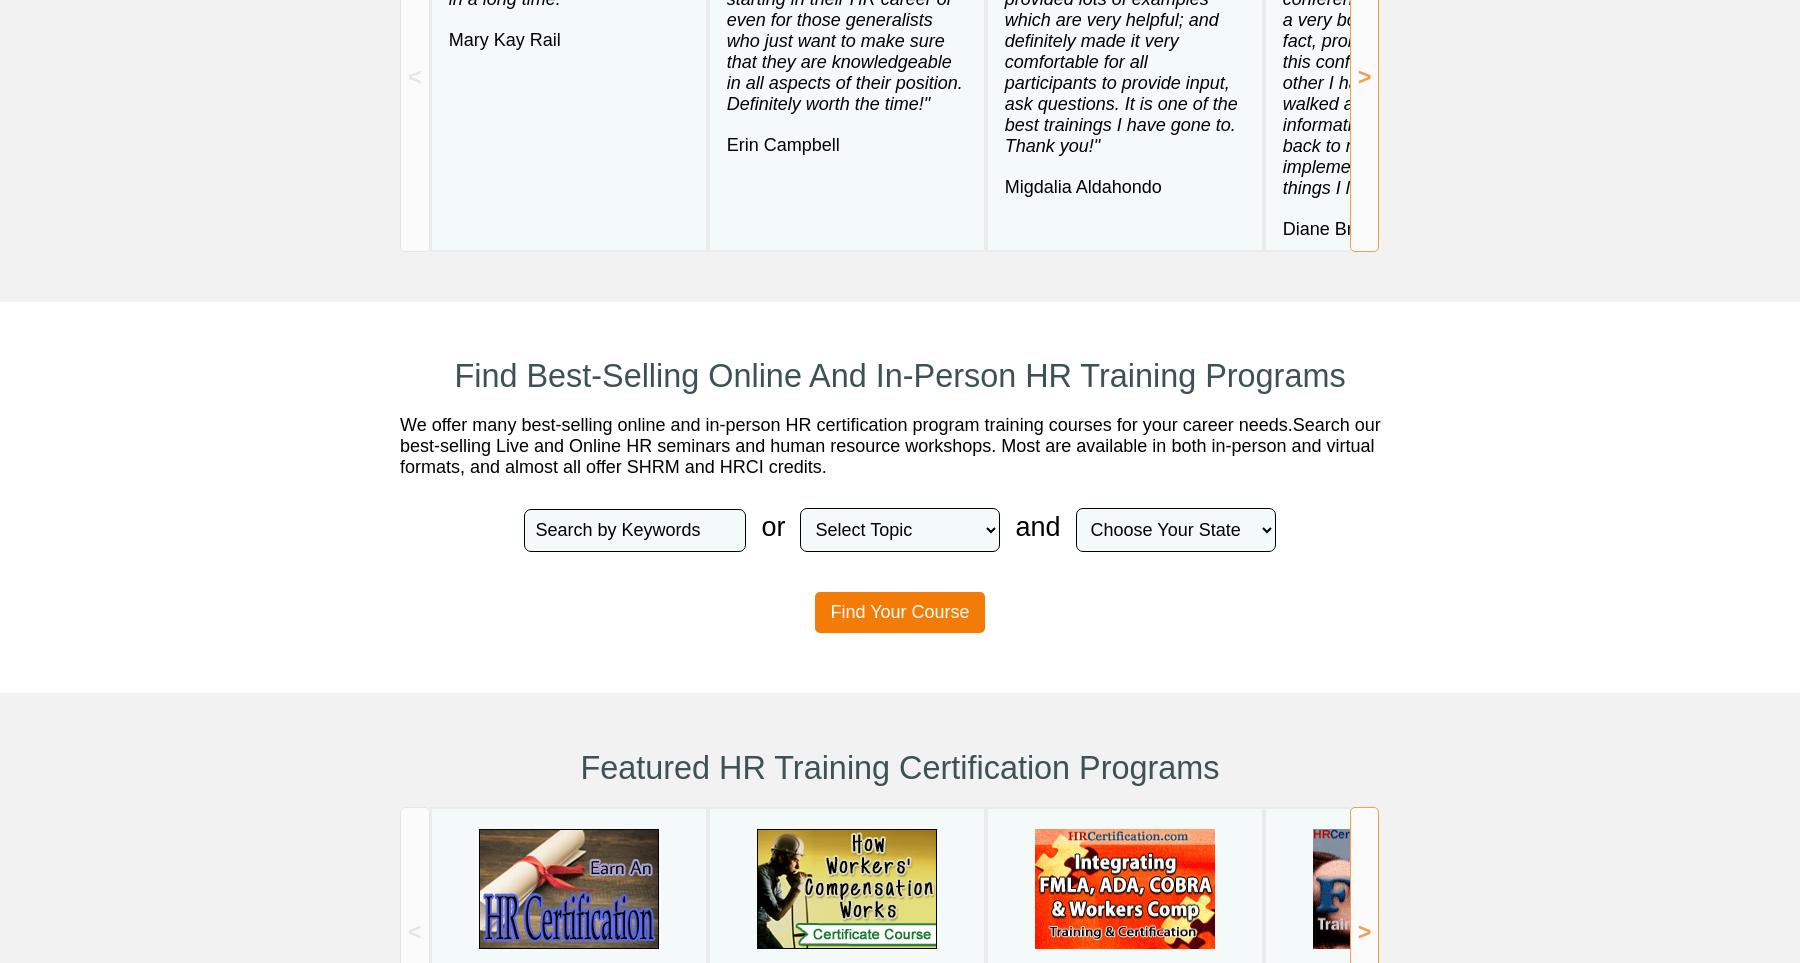  I want to click on 'Featured HR Training Certification Programs', so click(899, 767).